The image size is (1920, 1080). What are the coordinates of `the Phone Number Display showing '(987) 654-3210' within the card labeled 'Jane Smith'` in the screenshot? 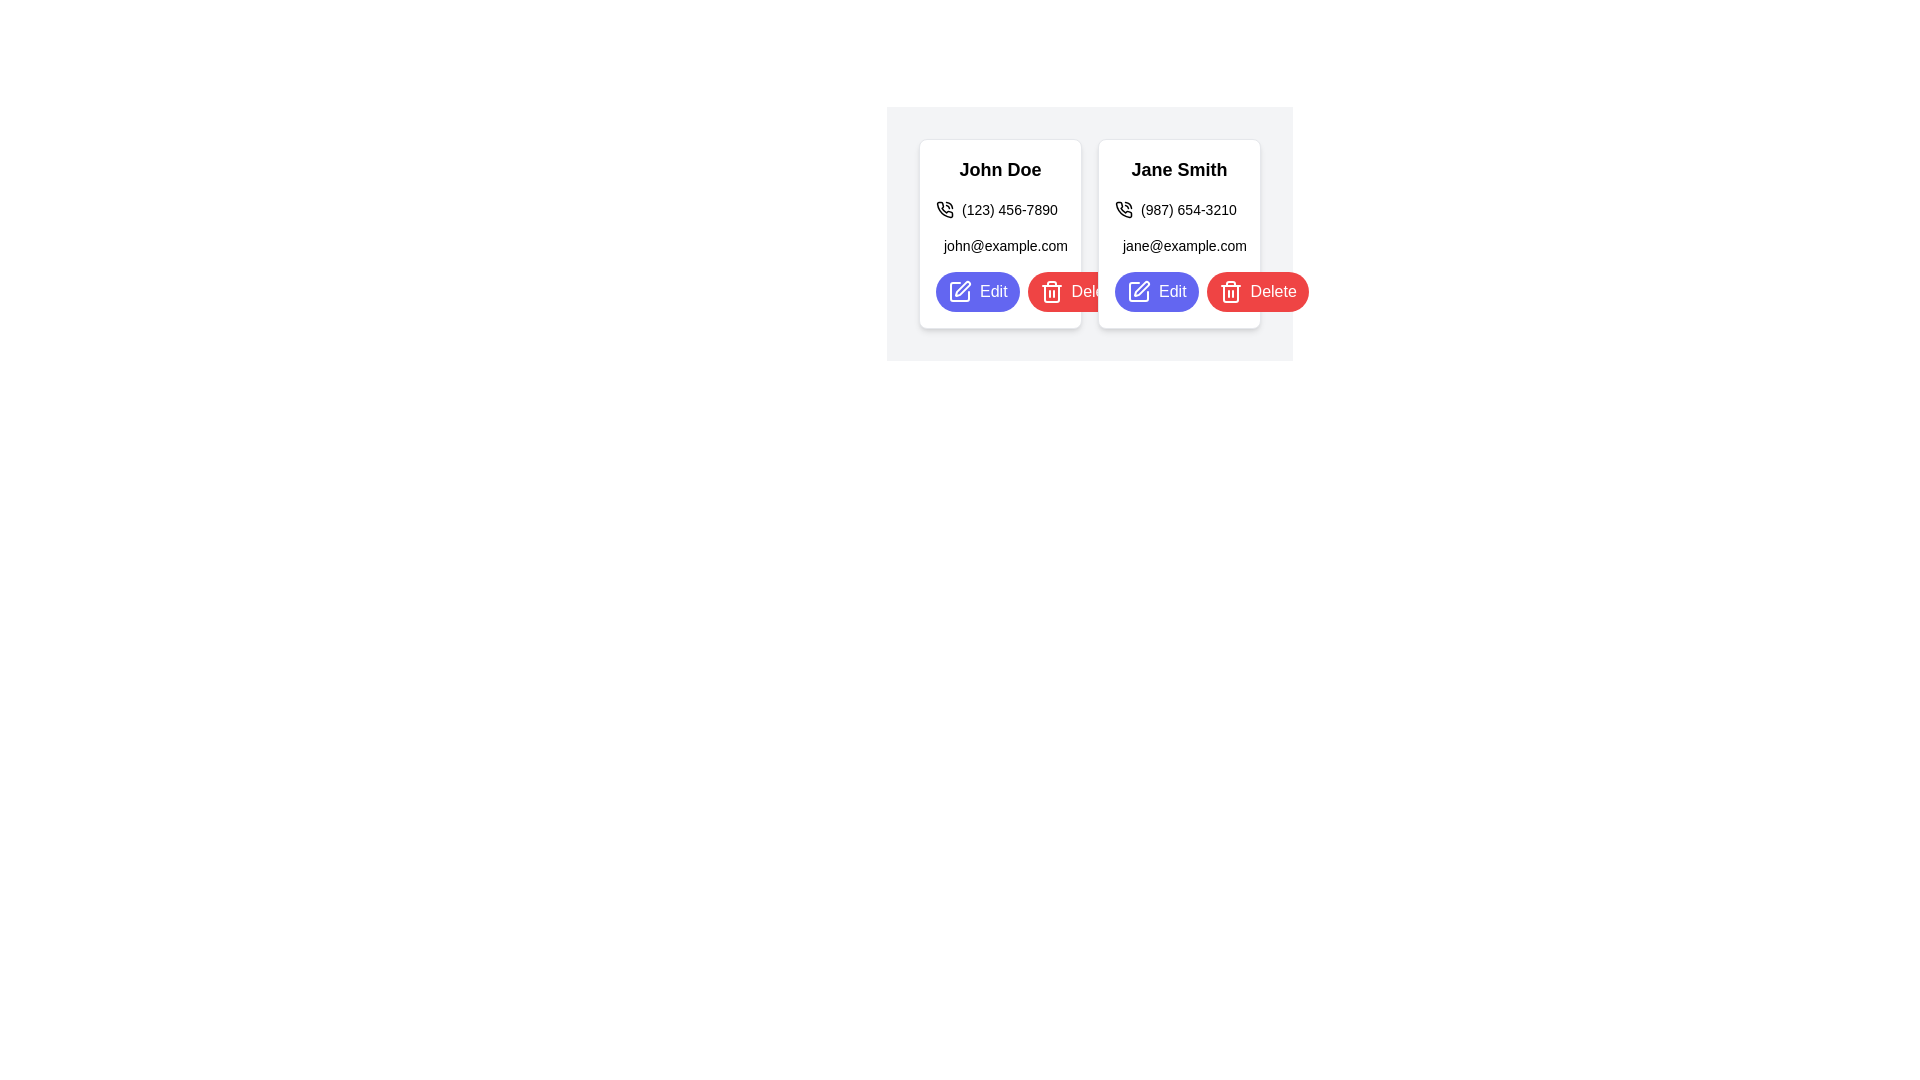 It's located at (1179, 209).